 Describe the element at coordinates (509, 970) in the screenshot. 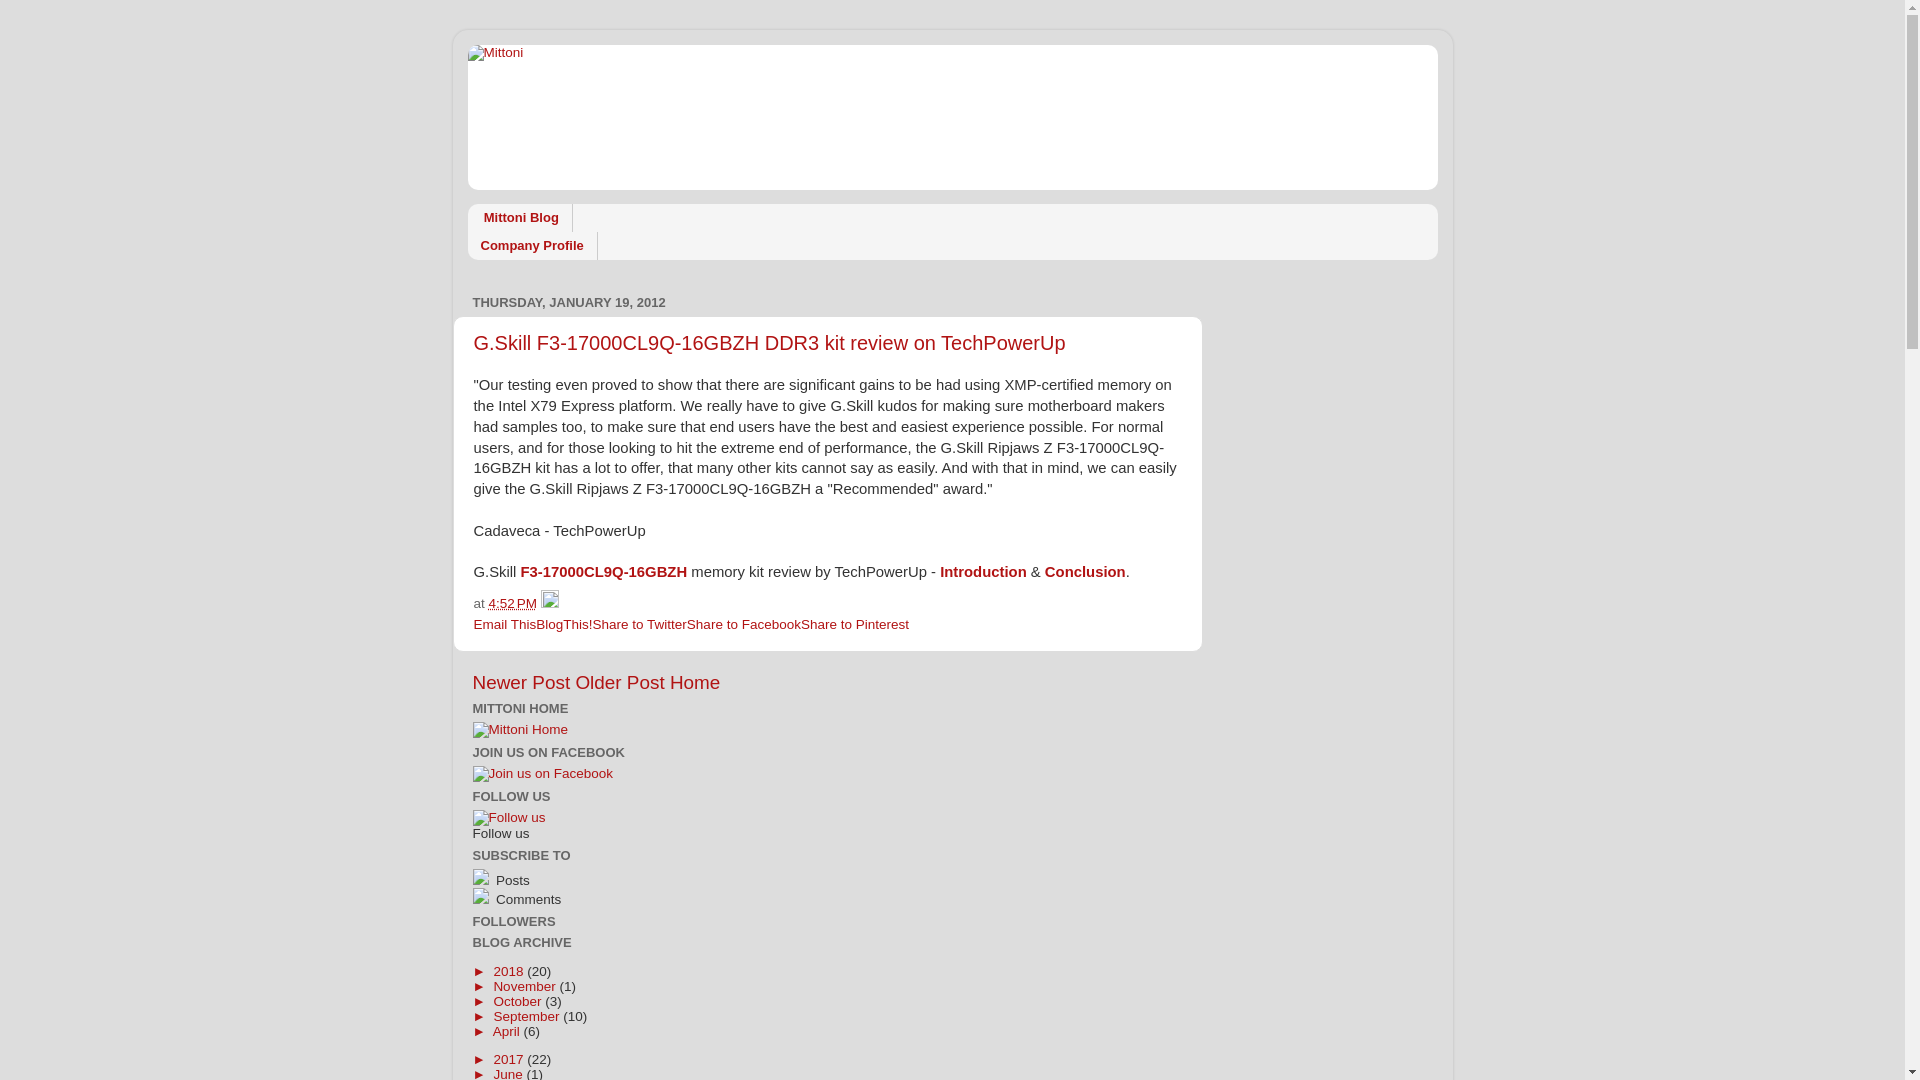

I see `'2018'` at that location.